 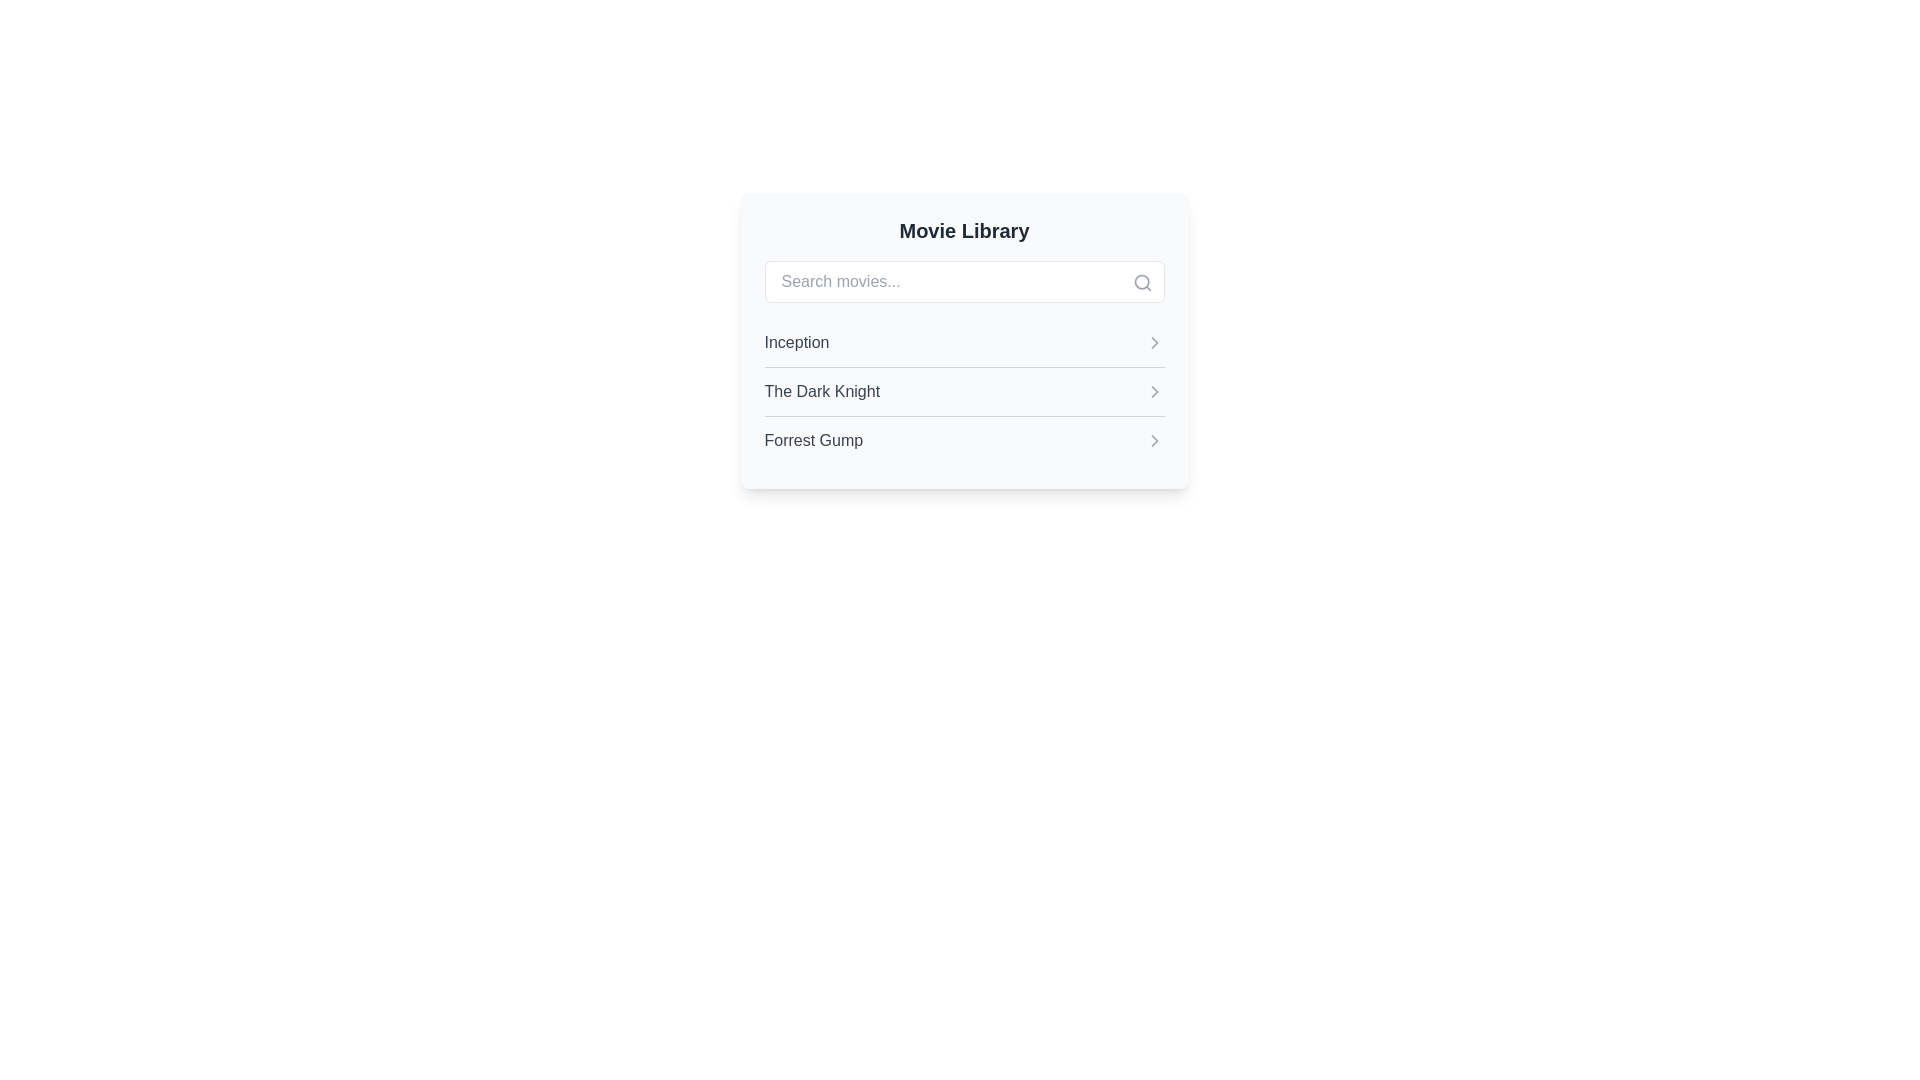 I want to click on the small gray arrow icon pointing to the right, located at the far right side of the 'Inception' row, so click(x=1154, y=342).